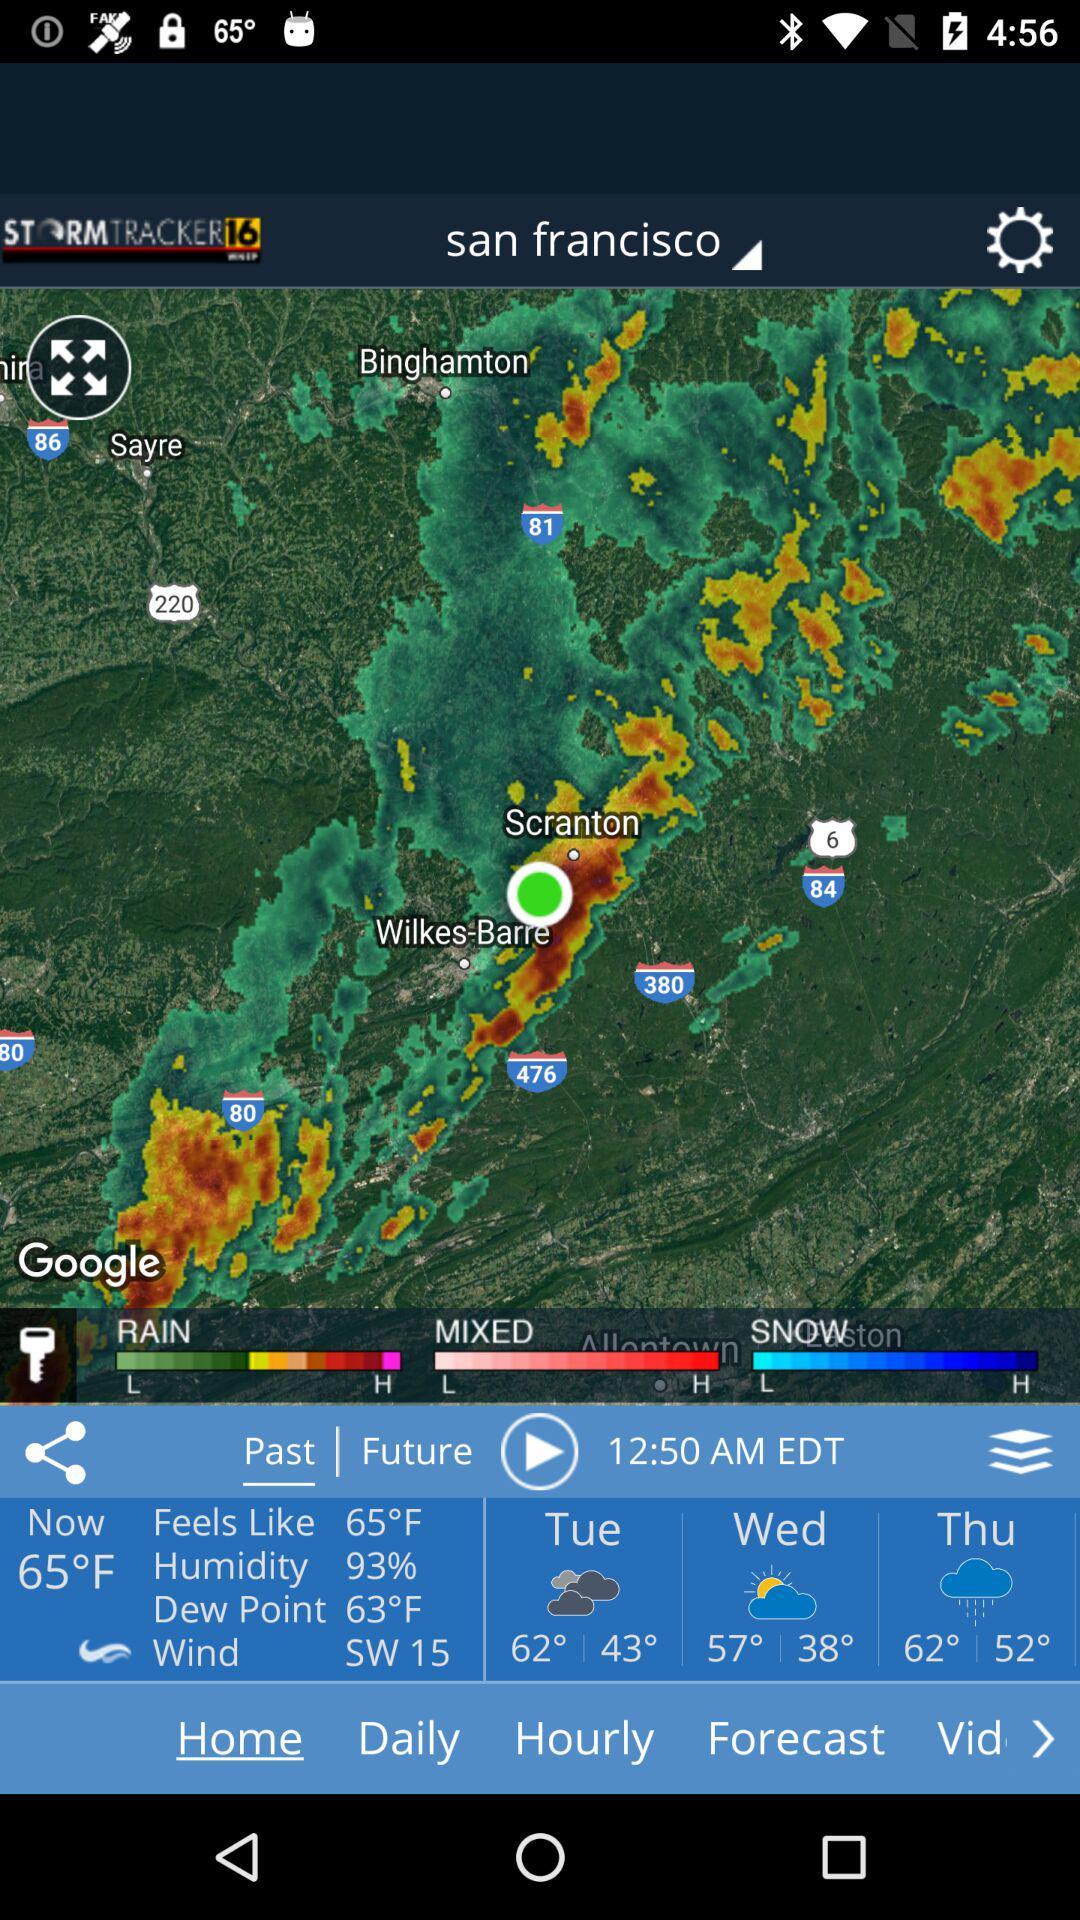 The height and width of the screenshot is (1920, 1080). What do you see at coordinates (617, 240) in the screenshot?
I see `the san francisco item` at bounding box center [617, 240].